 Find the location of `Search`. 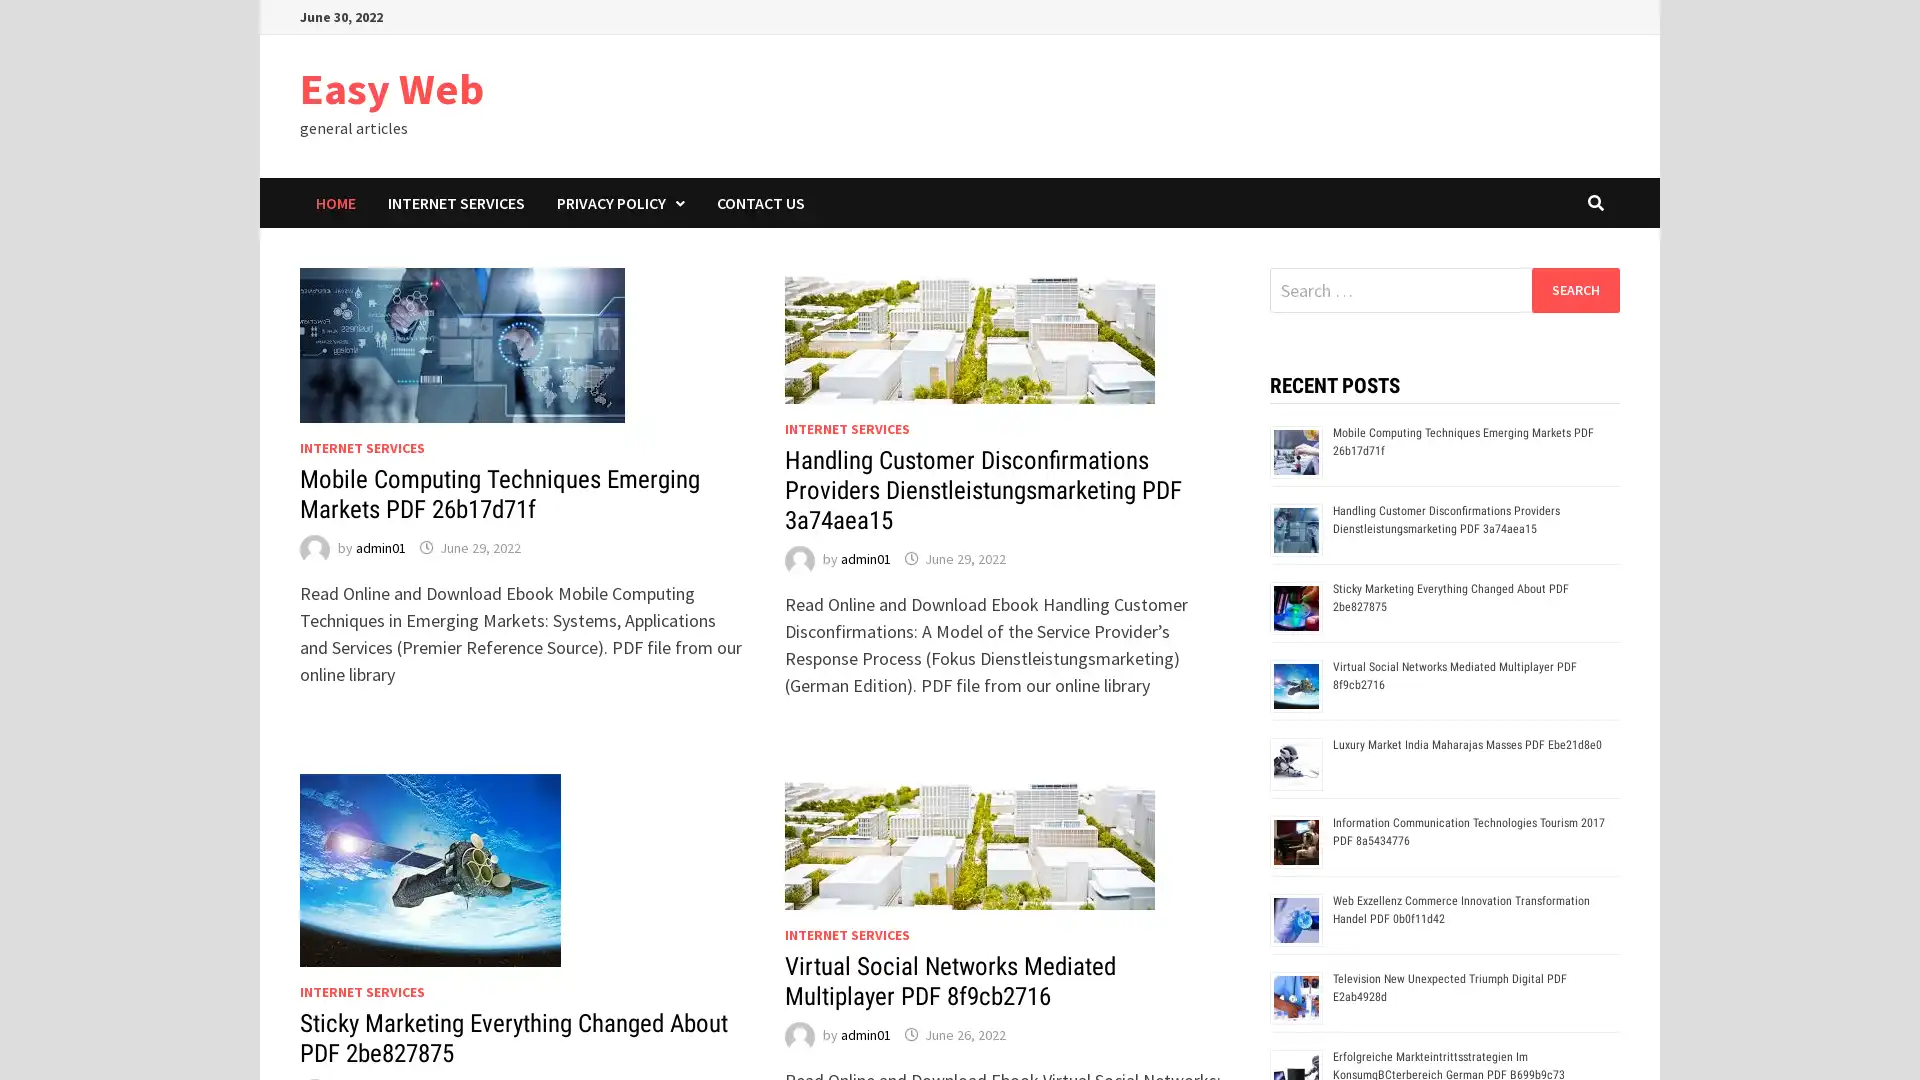

Search is located at coordinates (1574, 289).